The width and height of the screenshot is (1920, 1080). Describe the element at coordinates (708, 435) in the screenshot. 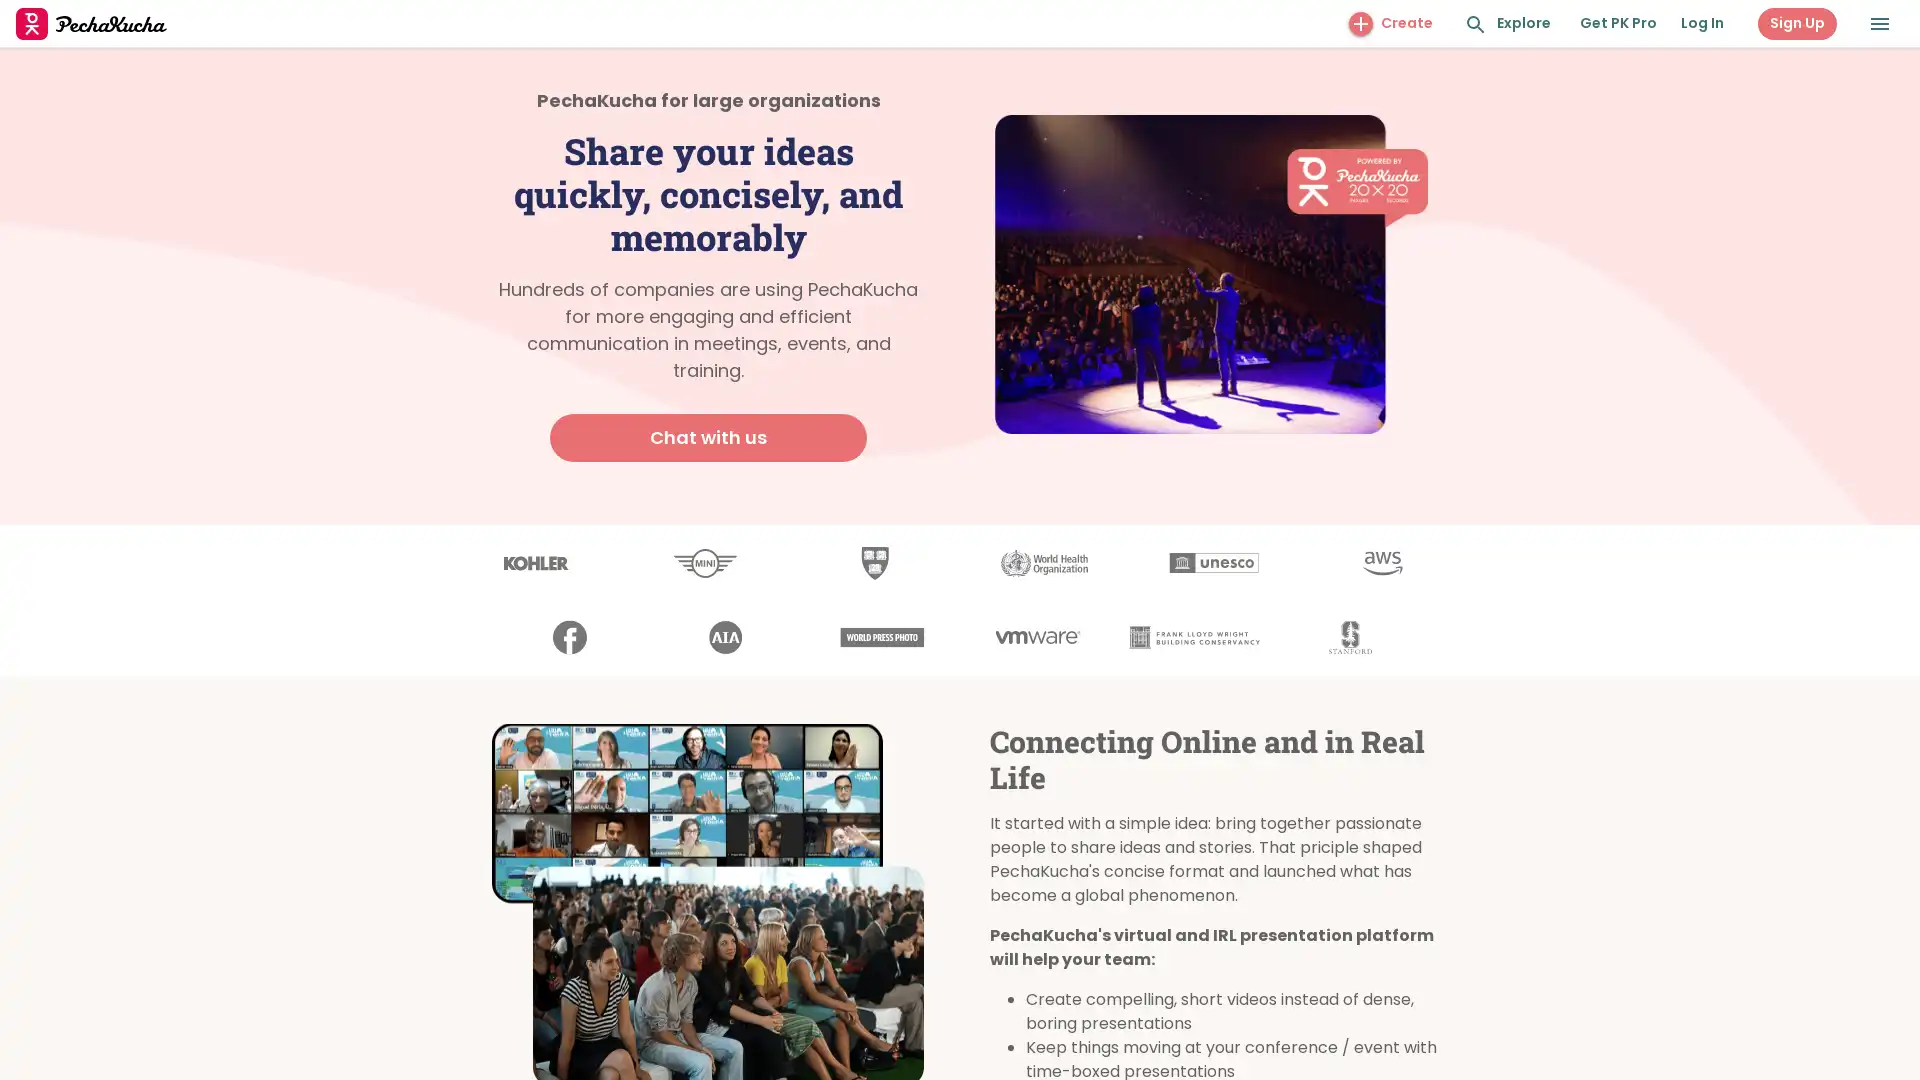

I see `Chat with us` at that location.